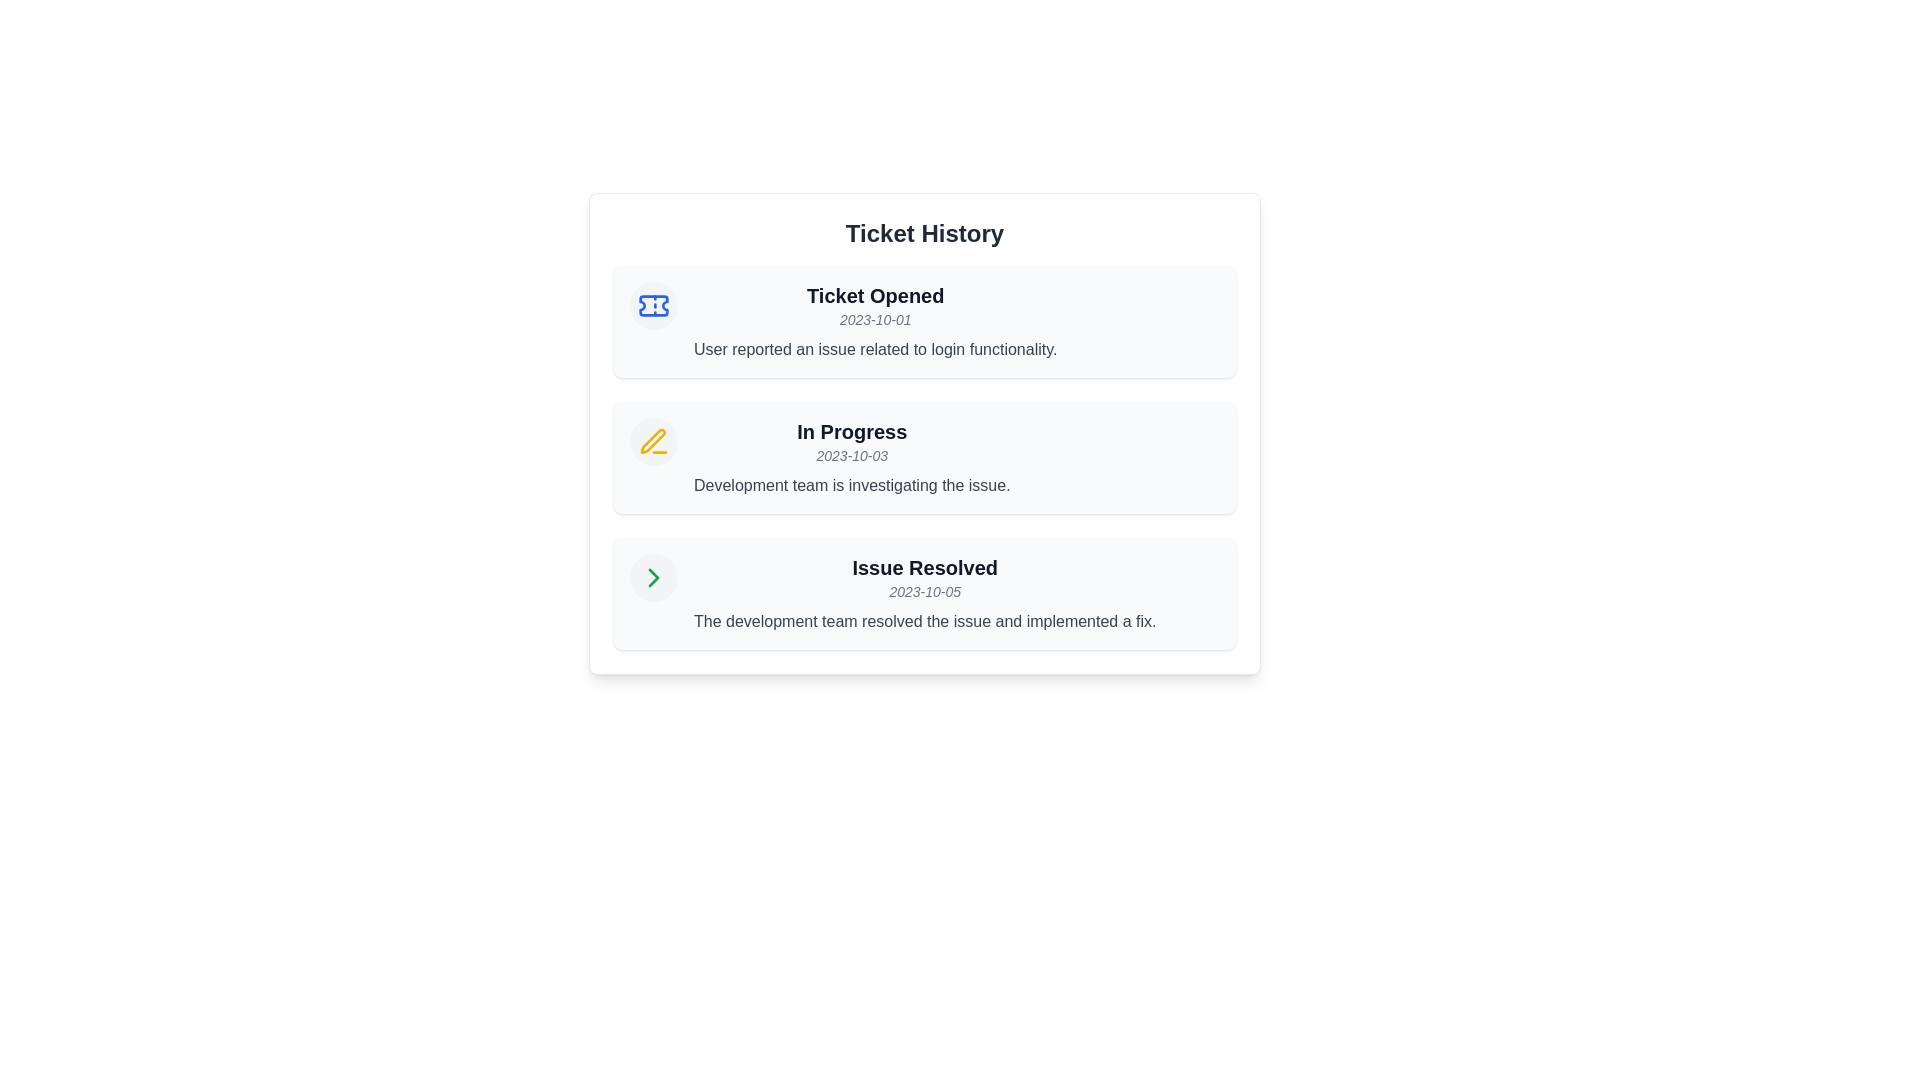 The height and width of the screenshot is (1080, 1920). What do you see at coordinates (653, 305) in the screenshot?
I see `the ticket icon styled with blue lines, located at the top-left corner of the first item in the 'Ticket History' list, aligned with the title 'Ticket Opened'` at bounding box center [653, 305].